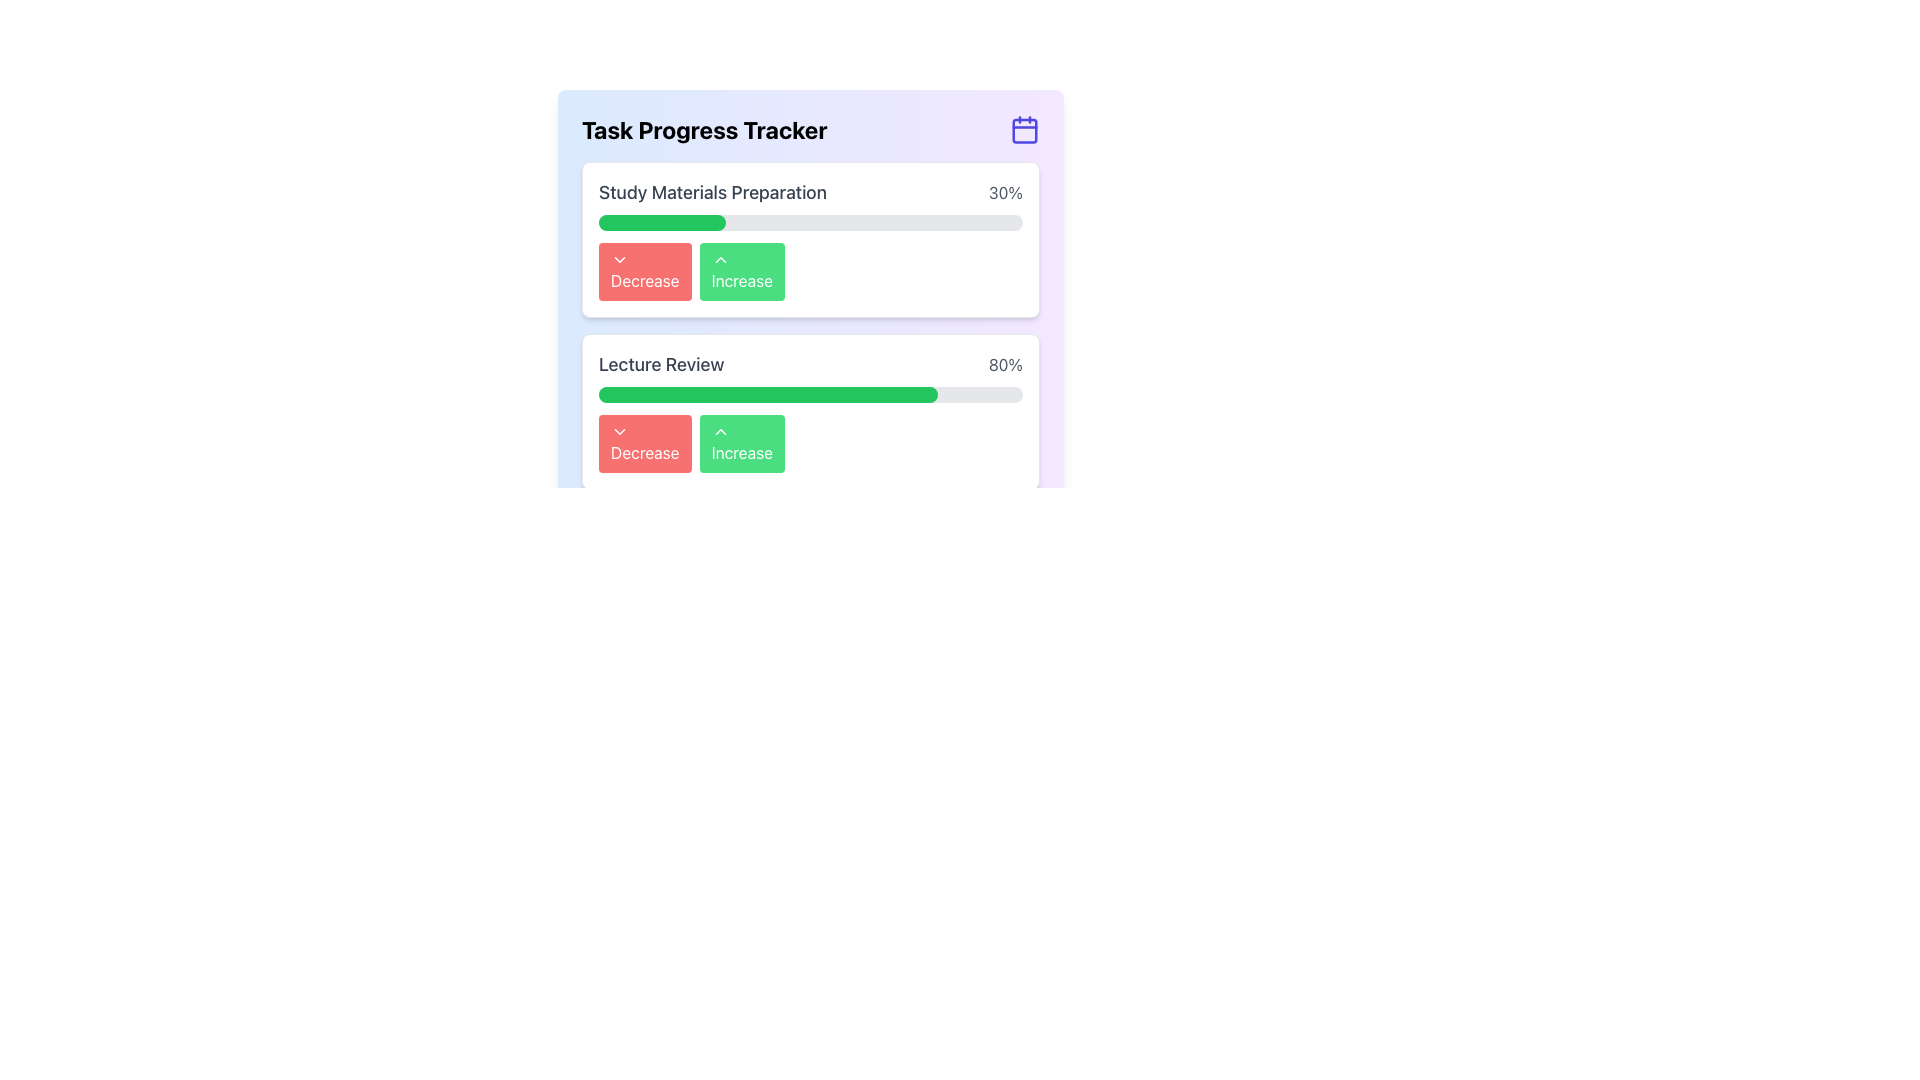 This screenshot has height=1080, width=1920. I want to click on the SVG Icon that indicates the 'Decrease' action within the 'Decrease' button of the 'Study Materials Preparation' progress tracker, located above the 30% completion progress bar, so click(618, 258).